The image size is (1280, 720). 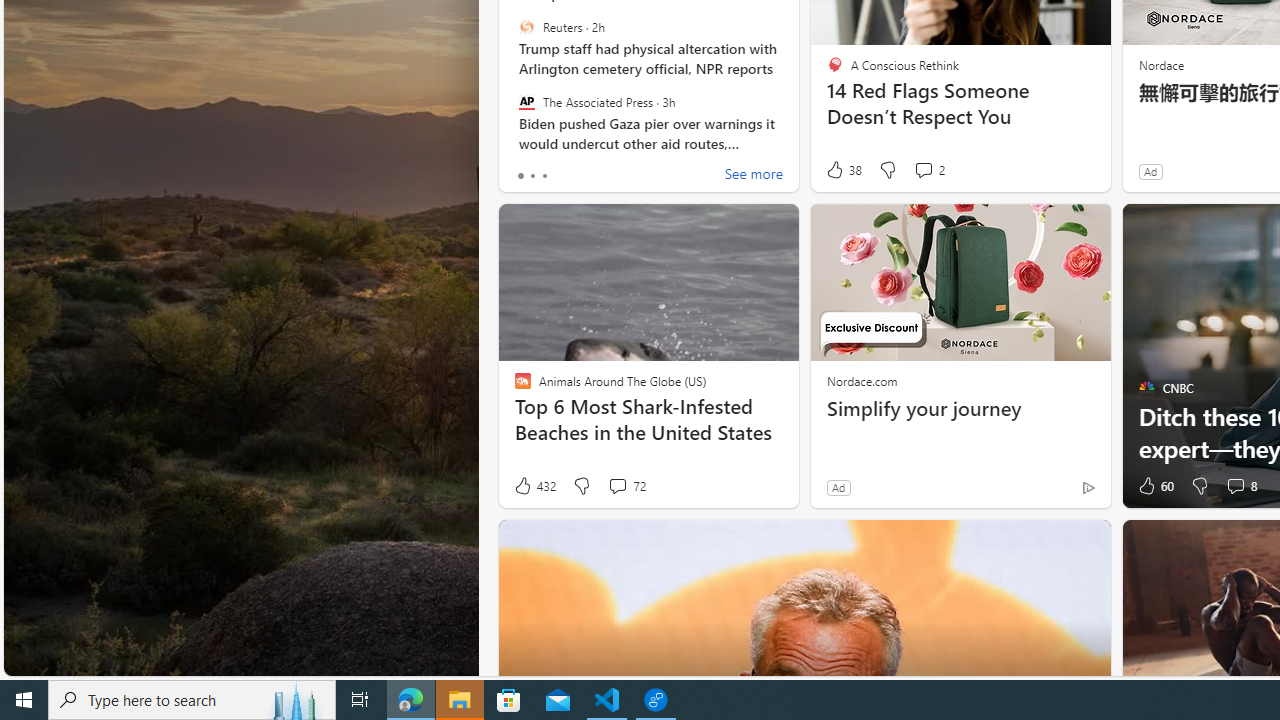 I want to click on 'The Associated Press', so click(x=526, y=101).